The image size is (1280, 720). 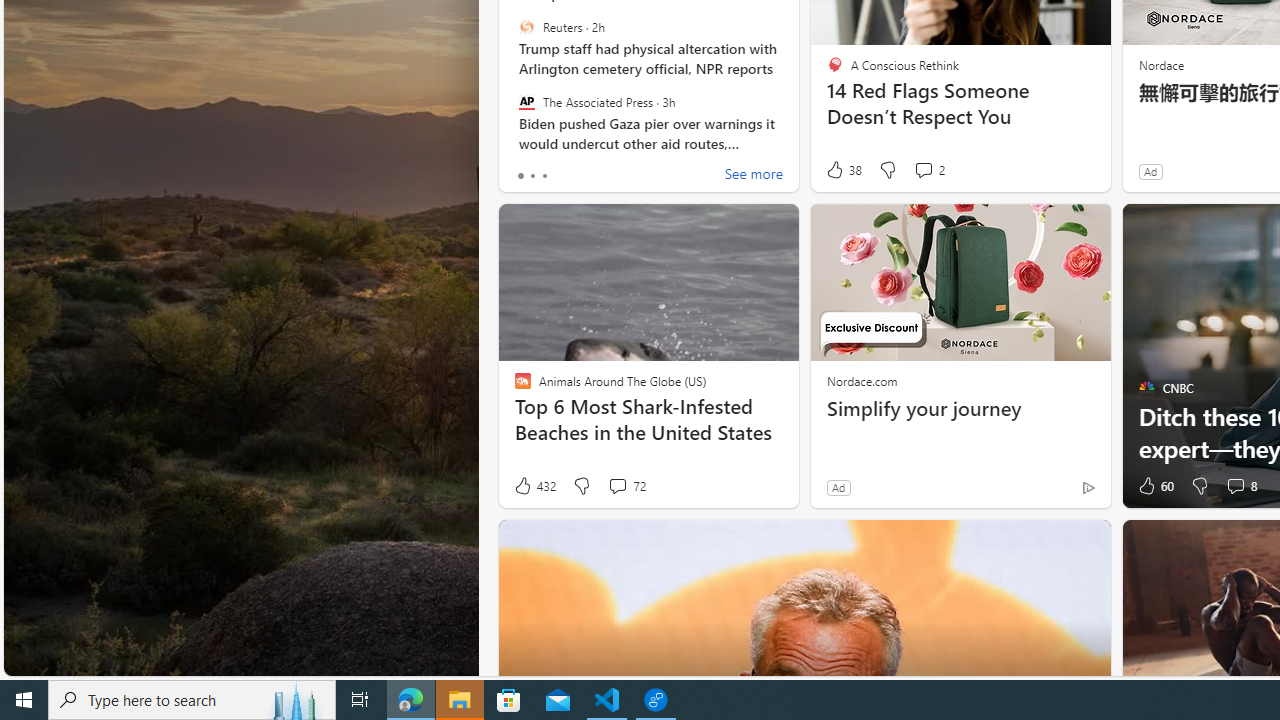 I want to click on 'The Associated Press', so click(x=526, y=101).